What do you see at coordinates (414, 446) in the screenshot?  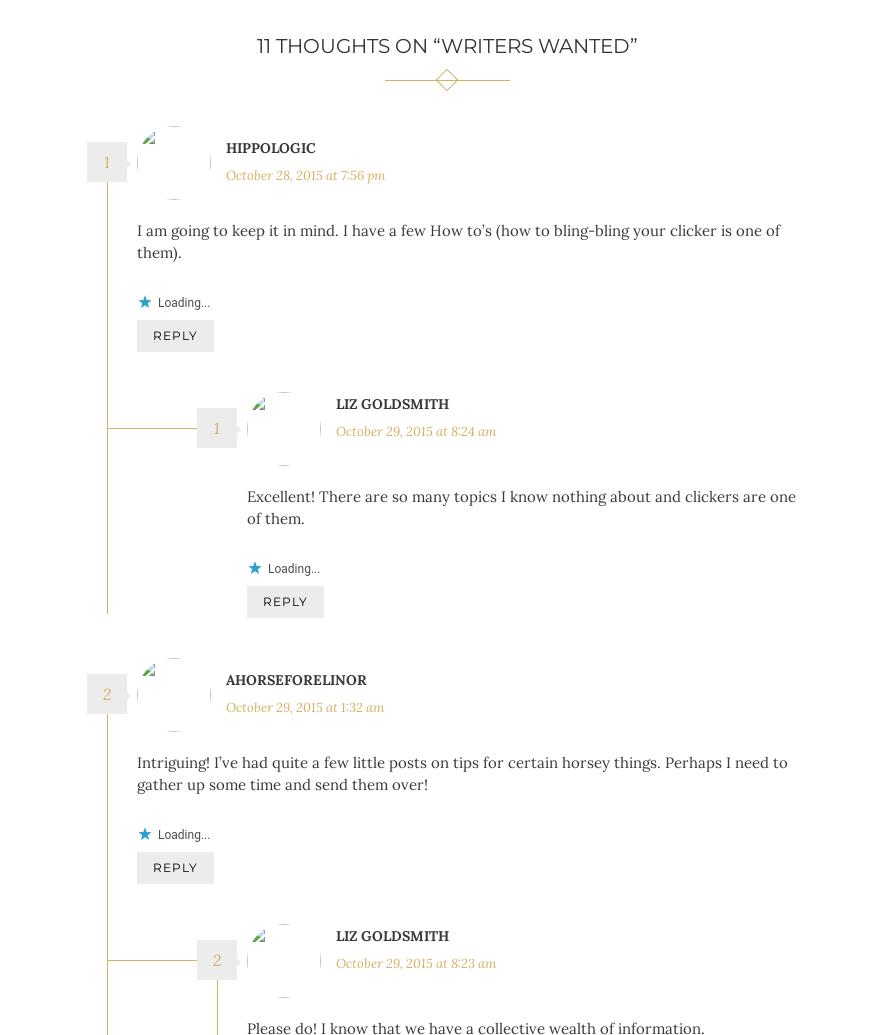 I see `'October 29, 2015 at 8:24 am'` at bounding box center [414, 446].